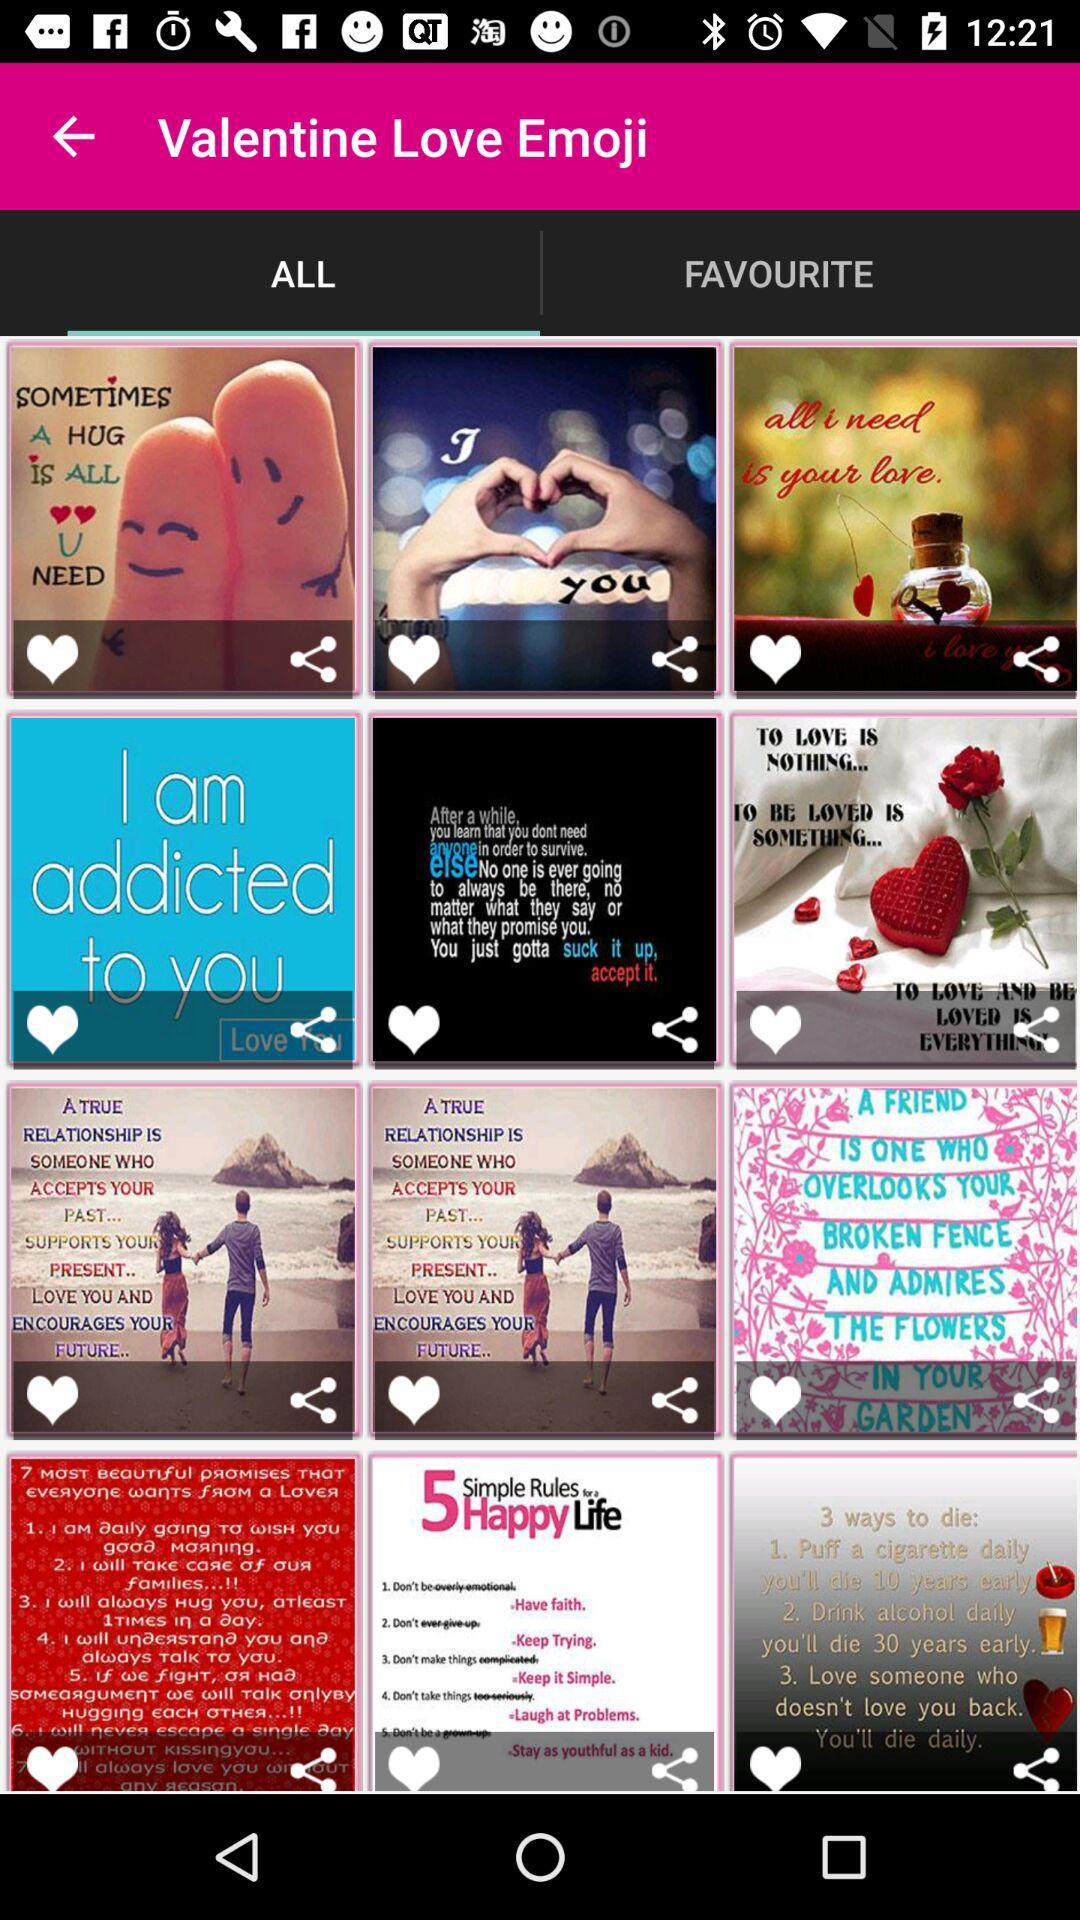  I want to click on share the article, so click(1035, 1768).